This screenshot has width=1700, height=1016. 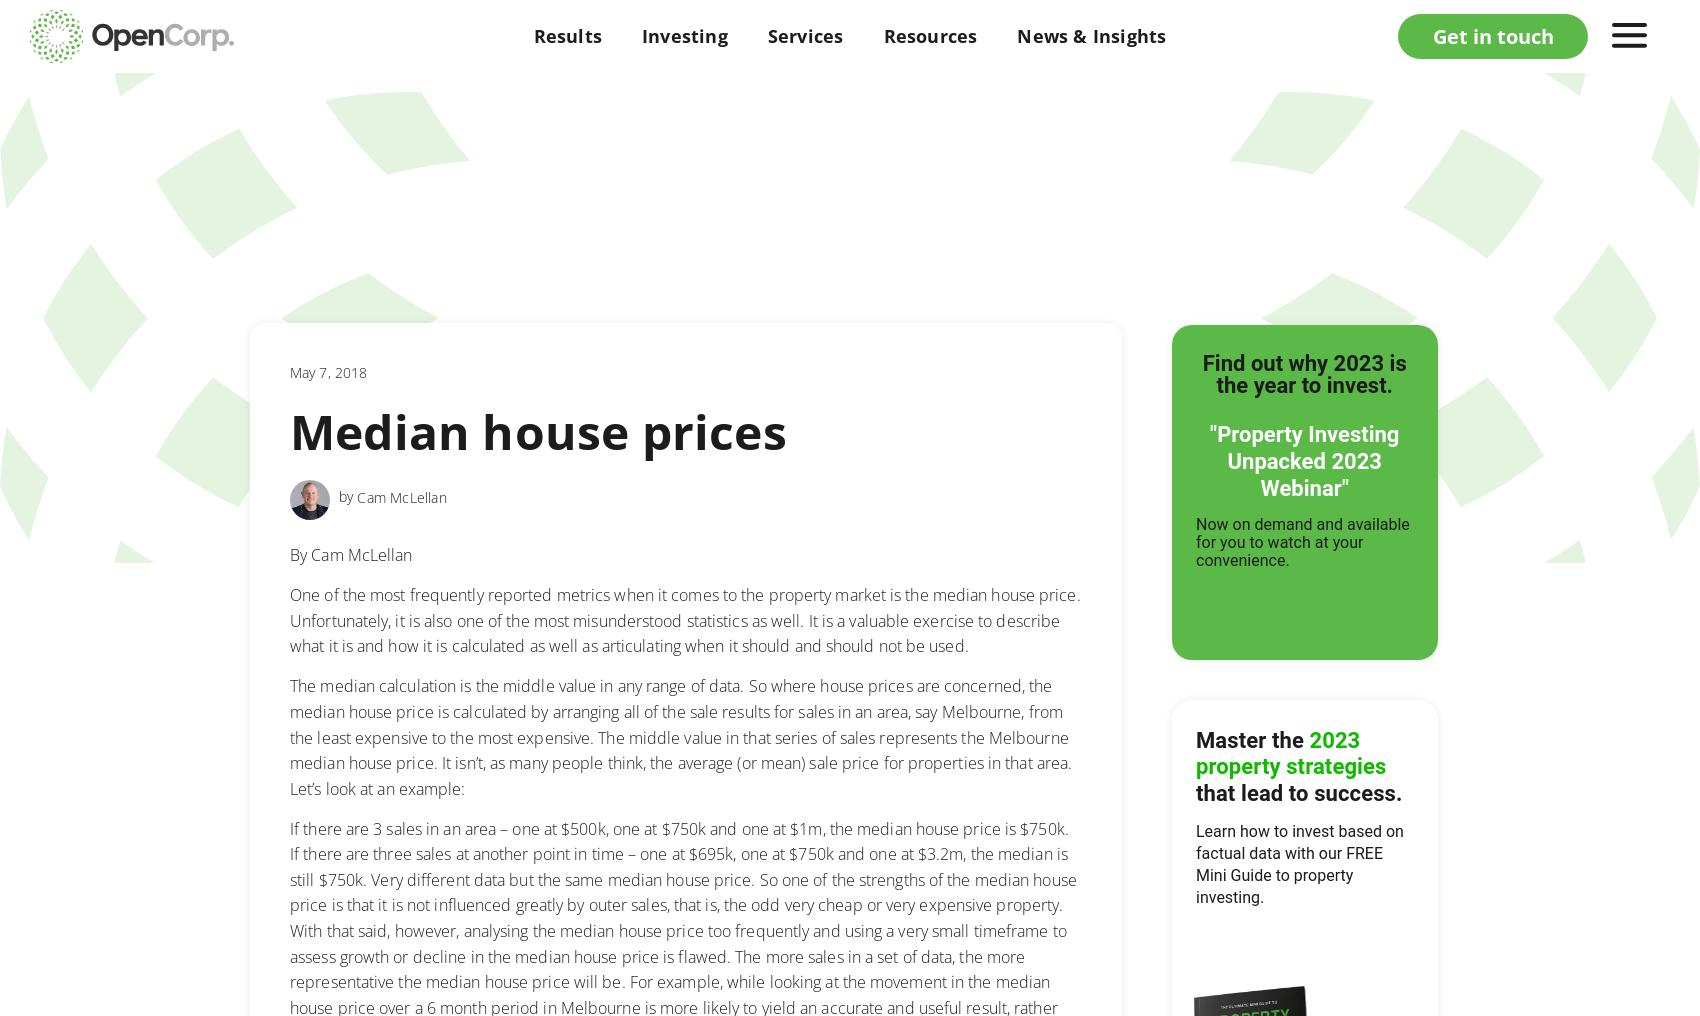 What do you see at coordinates (290, 620) in the screenshot?
I see `'One of the most frequently reported metrics when it comes to the property market is the median house price. Unfortunately, it is also one of the most misunderstood statistics as well. It is a valuable exercise to describe what it is and how it is calculated as well as articulating when it should and should not be used.'` at bounding box center [290, 620].